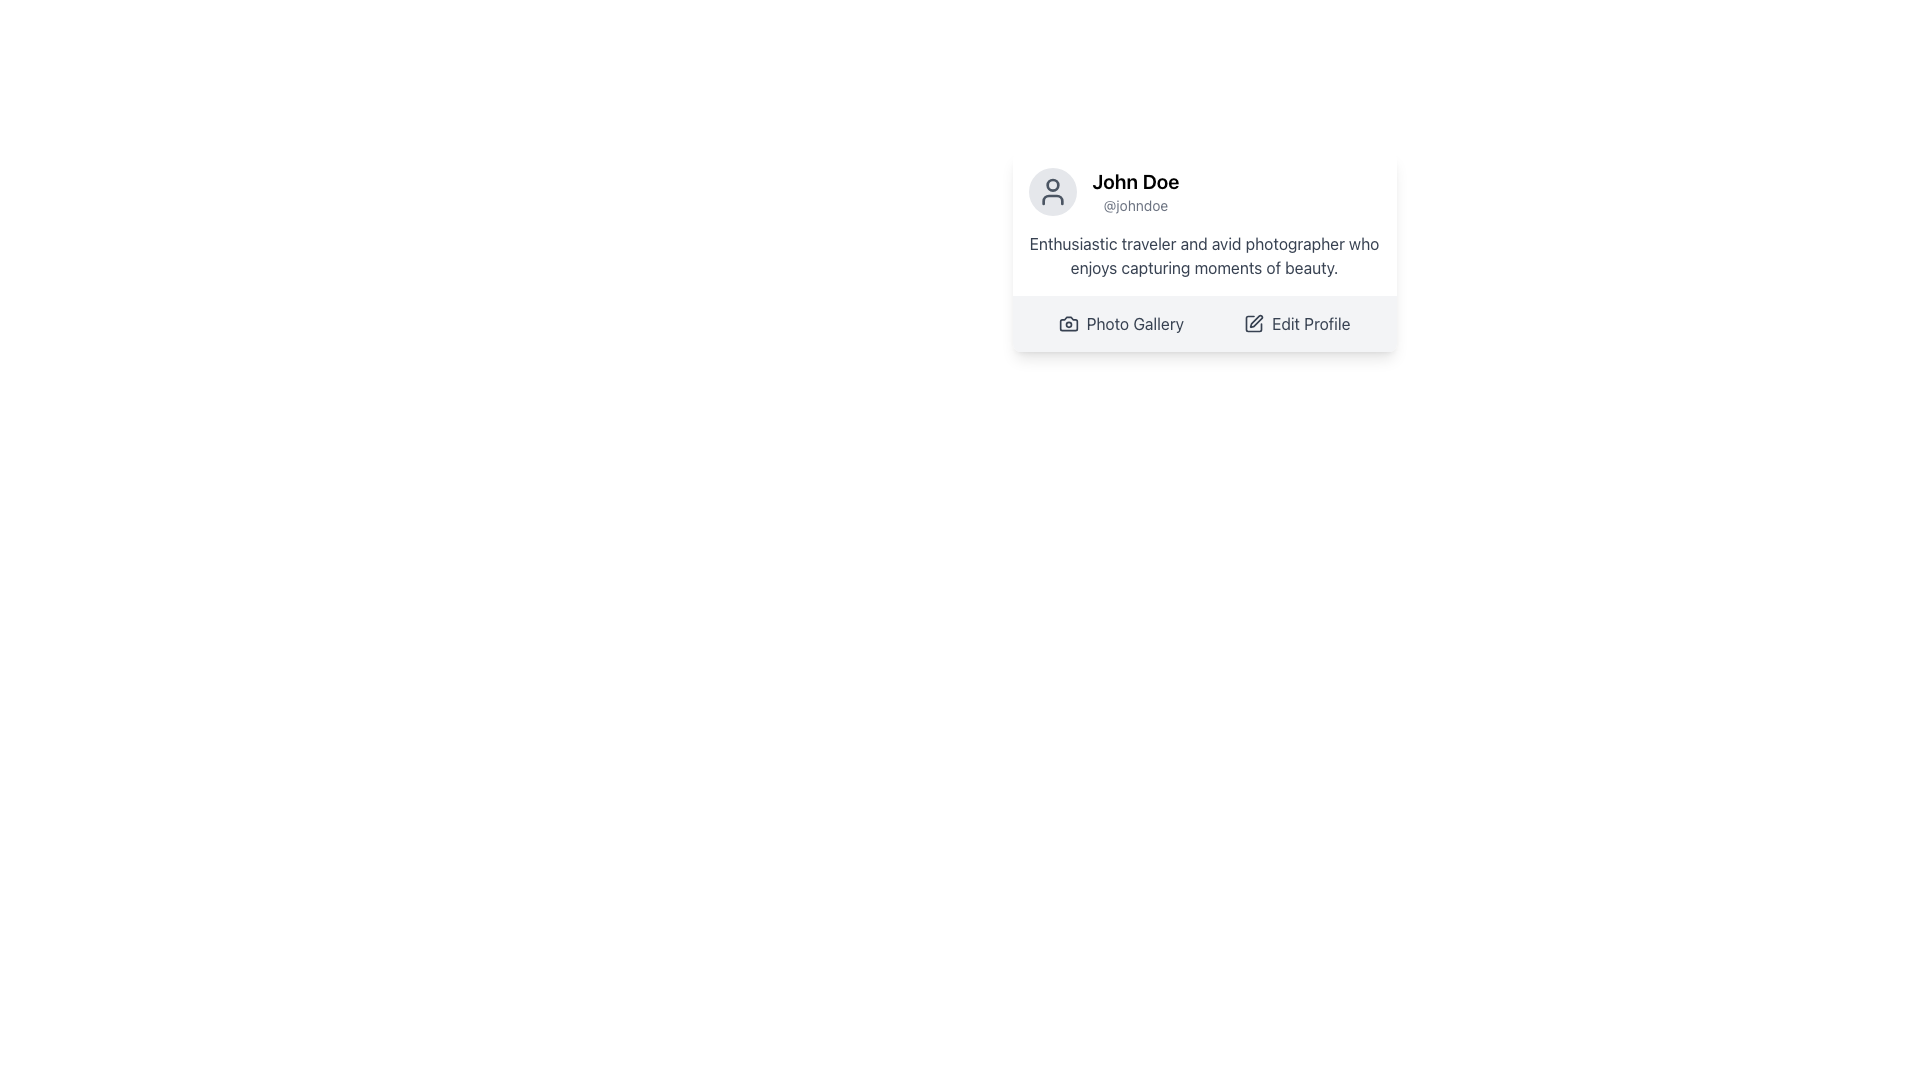  I want to click on the pen-like icon styled with a simple outline, so click(1253, 323).